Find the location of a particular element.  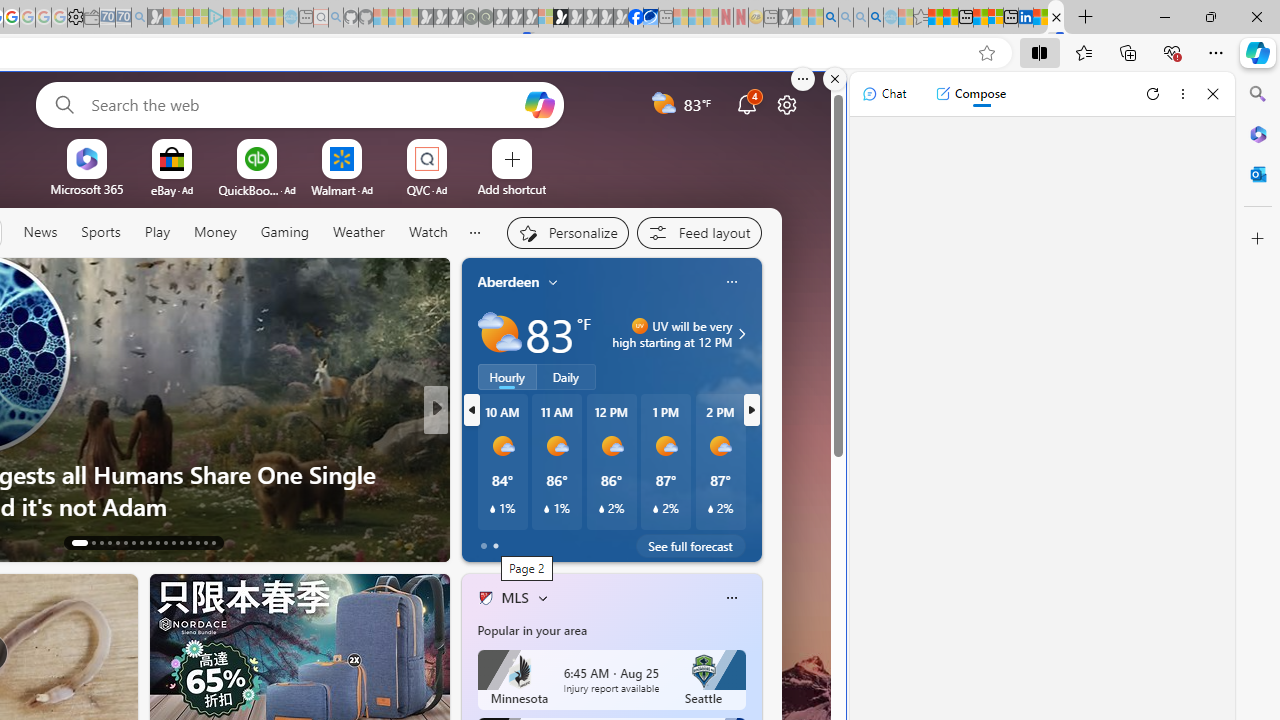

'github - Search - Sleeping' is located at coordinates (336, 17).